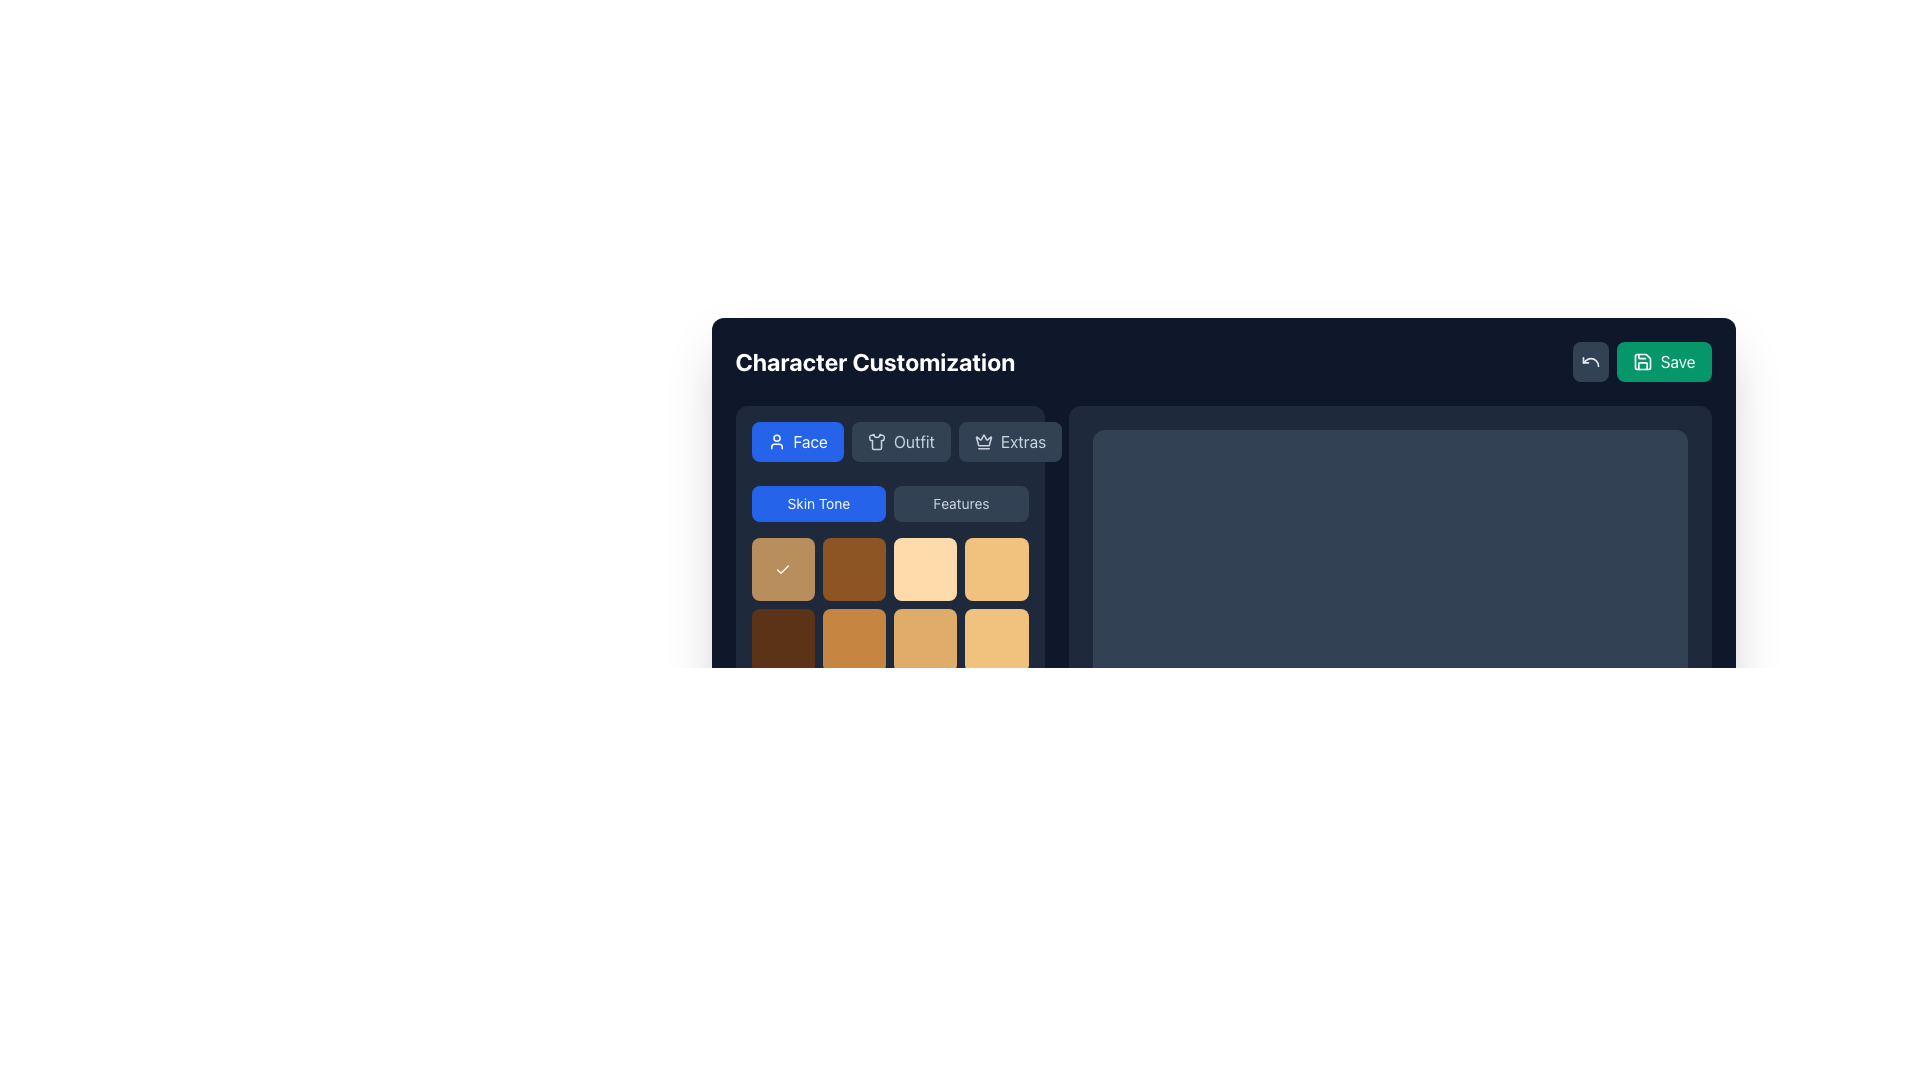 This screenshot has width=1920, height=1080. What do you see at coordinates (775, 441) in the screenshot?
I see `the 'Face' icon embedded within the button` at bounding box center [775, 441].